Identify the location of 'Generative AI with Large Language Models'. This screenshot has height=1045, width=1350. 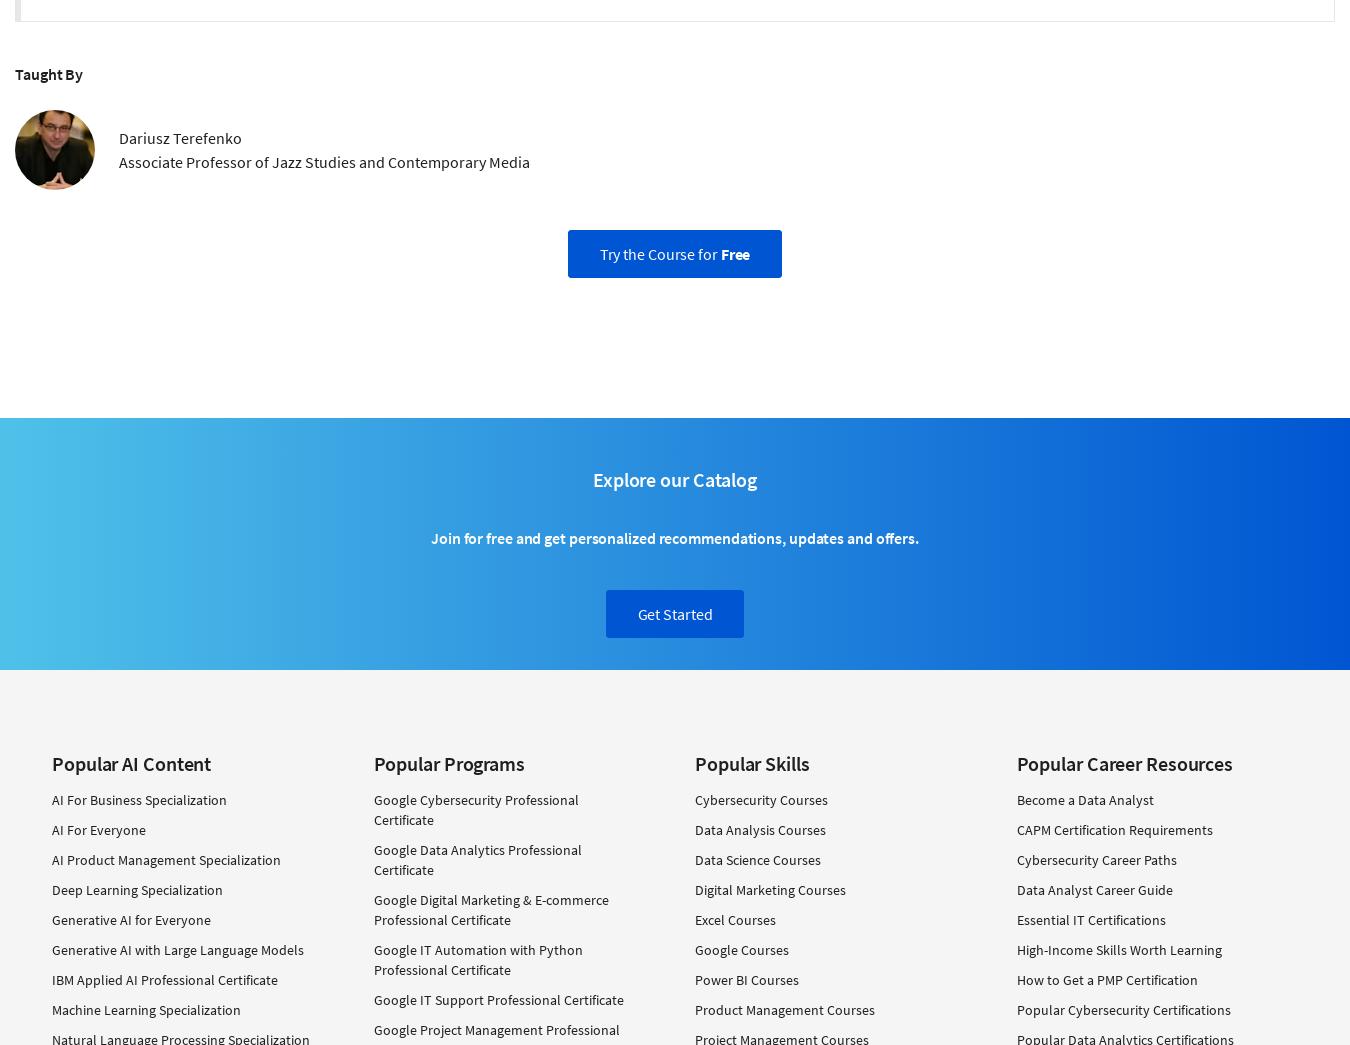
(178, 947).